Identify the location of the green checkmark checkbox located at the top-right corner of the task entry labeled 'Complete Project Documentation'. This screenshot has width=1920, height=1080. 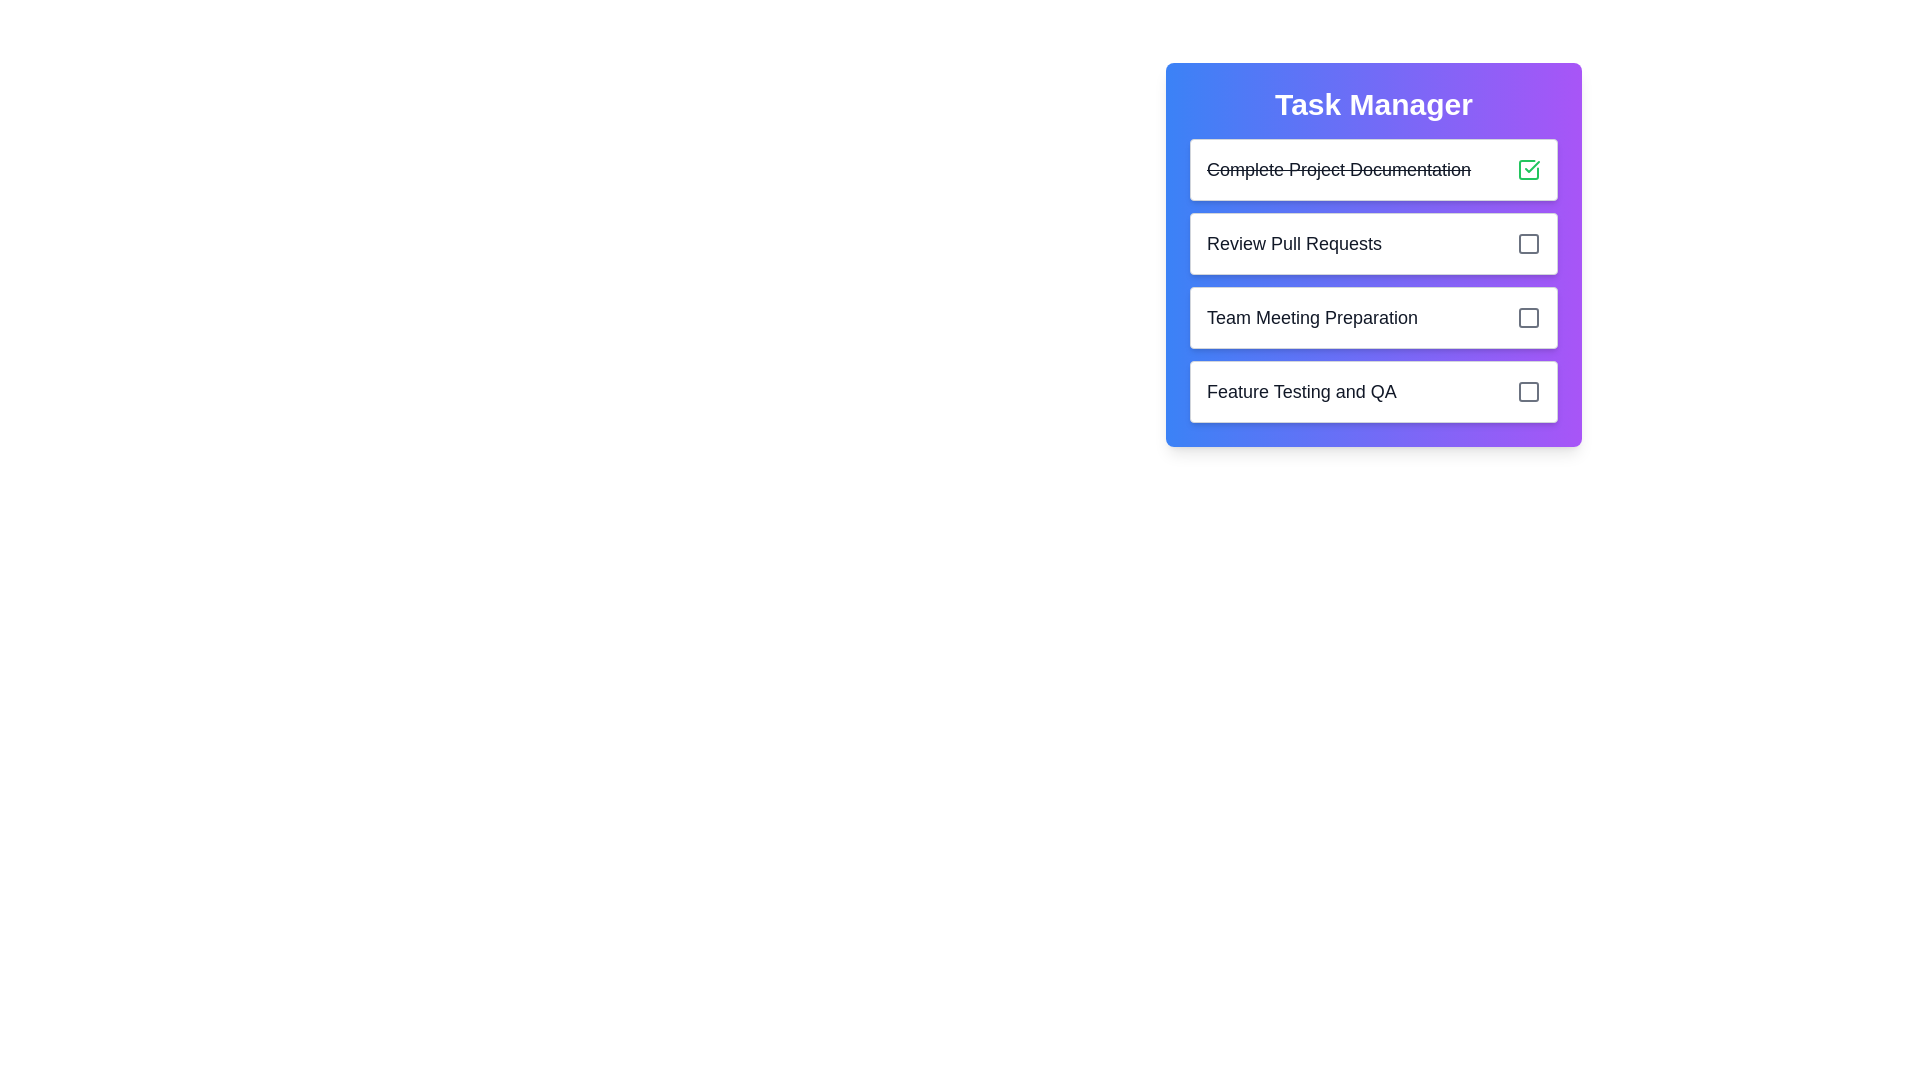
(1528, 168).